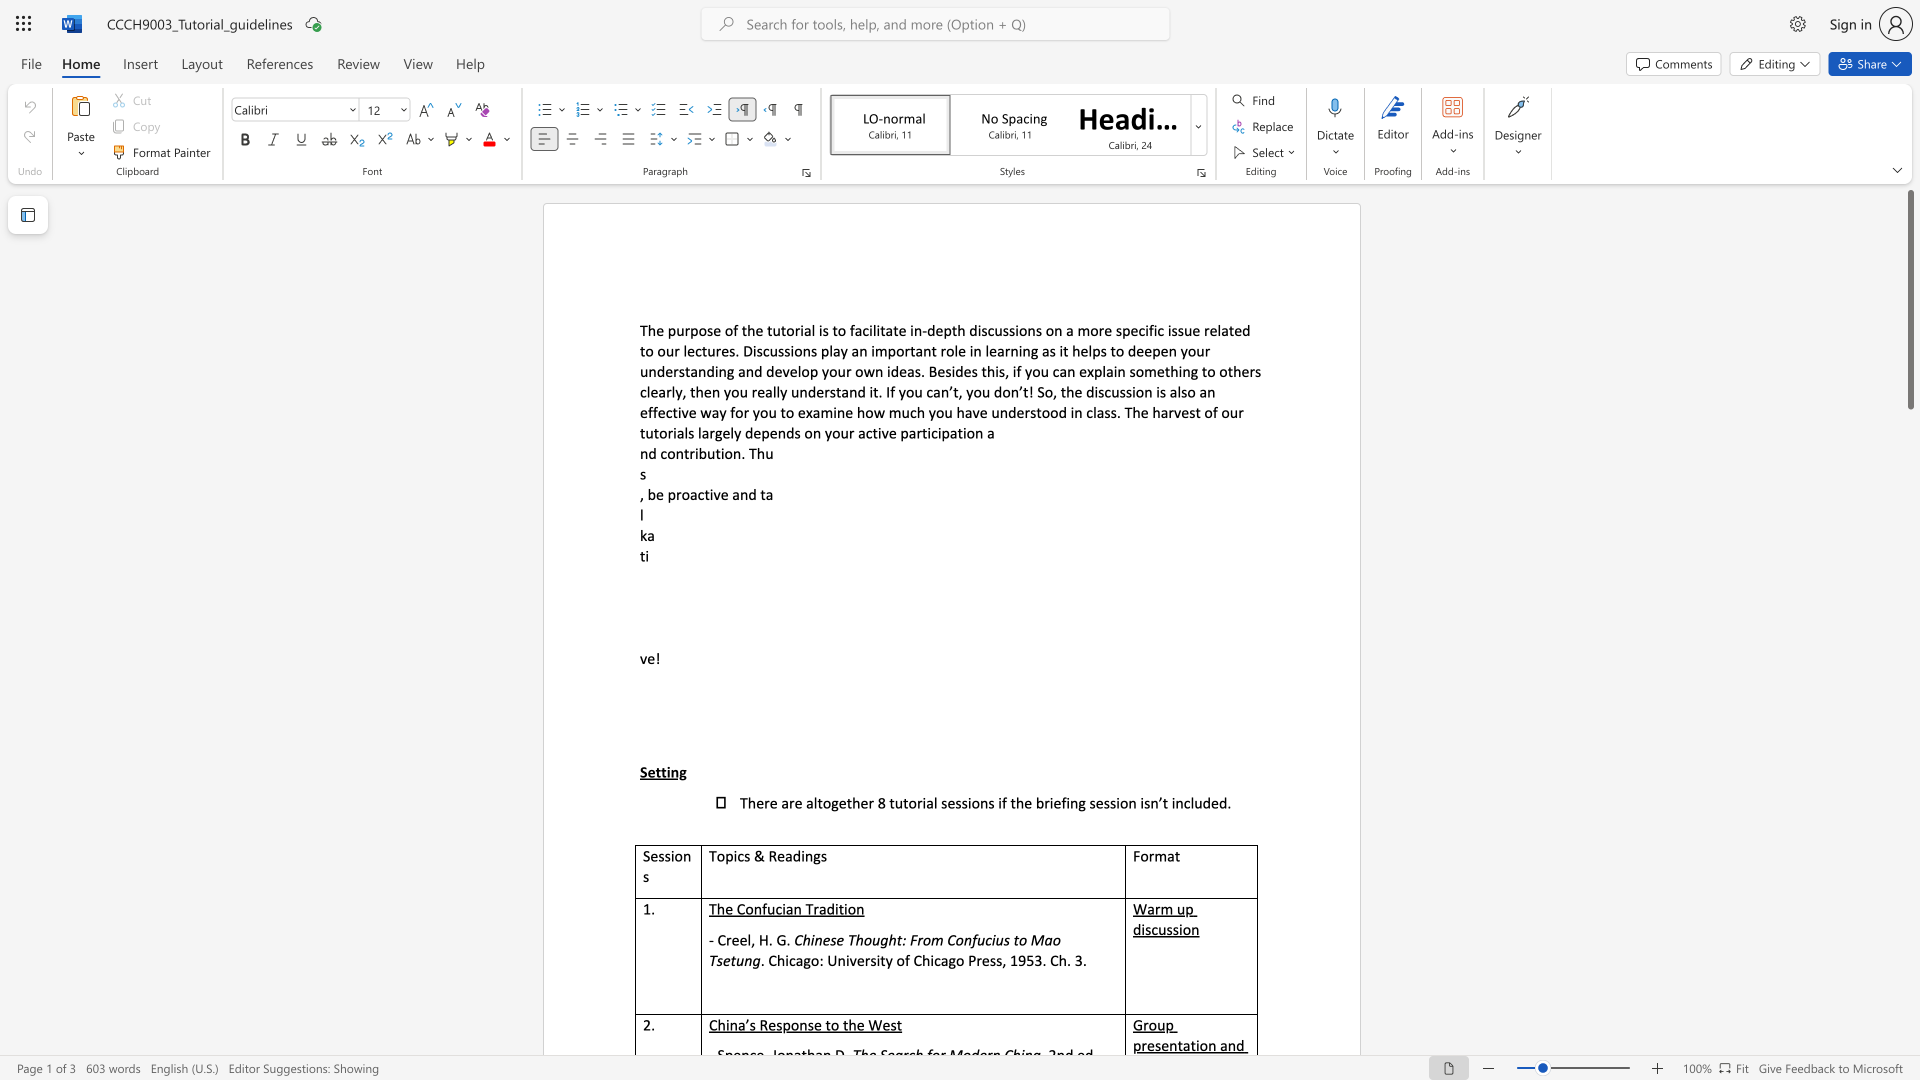 The image size is (1920, 1080). Describe the element at coordinates (1909, 789) in the screenshot. I see `the scrollbar to move the content lower` at that location.